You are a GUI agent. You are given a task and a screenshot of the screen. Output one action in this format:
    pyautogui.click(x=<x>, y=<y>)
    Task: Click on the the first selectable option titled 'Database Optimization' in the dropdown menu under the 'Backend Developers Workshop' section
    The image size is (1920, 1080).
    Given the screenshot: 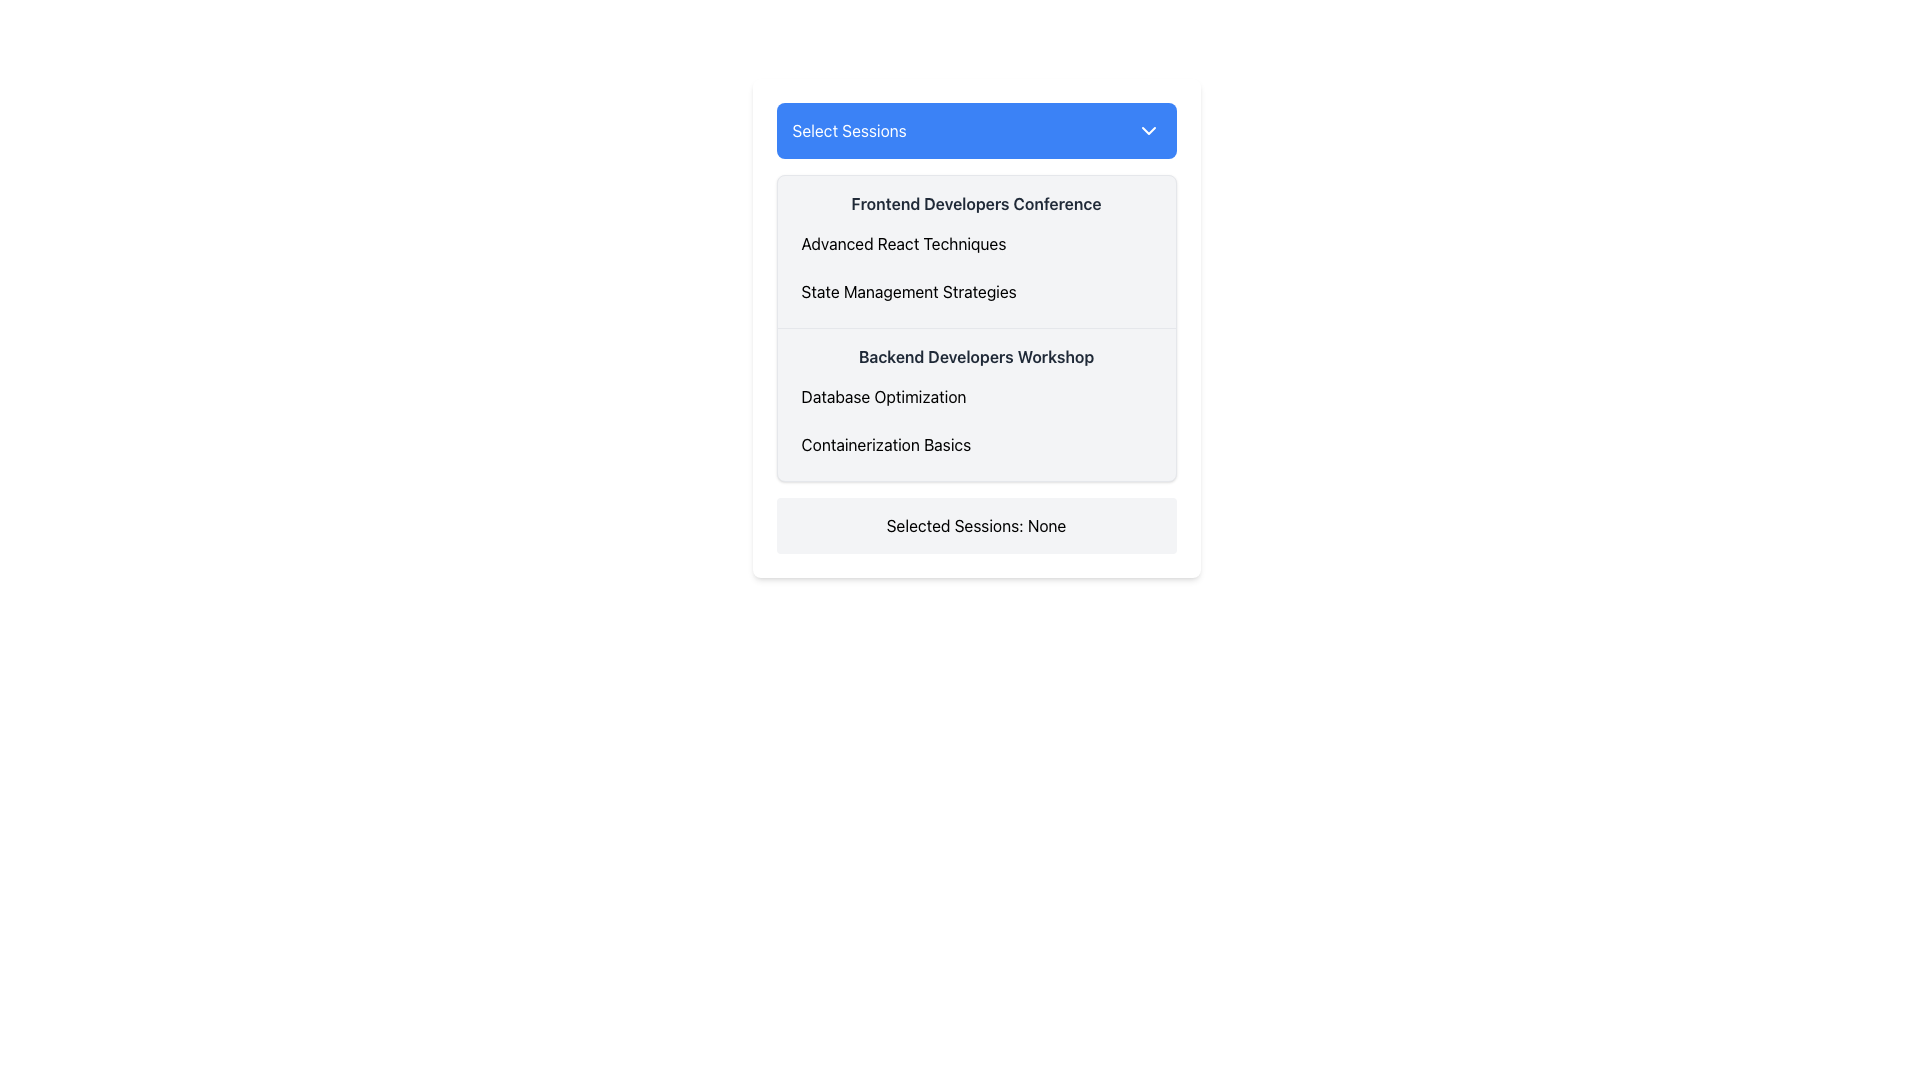 What is the action you would take?
    pyautogui.click(x=976, y=397)
    